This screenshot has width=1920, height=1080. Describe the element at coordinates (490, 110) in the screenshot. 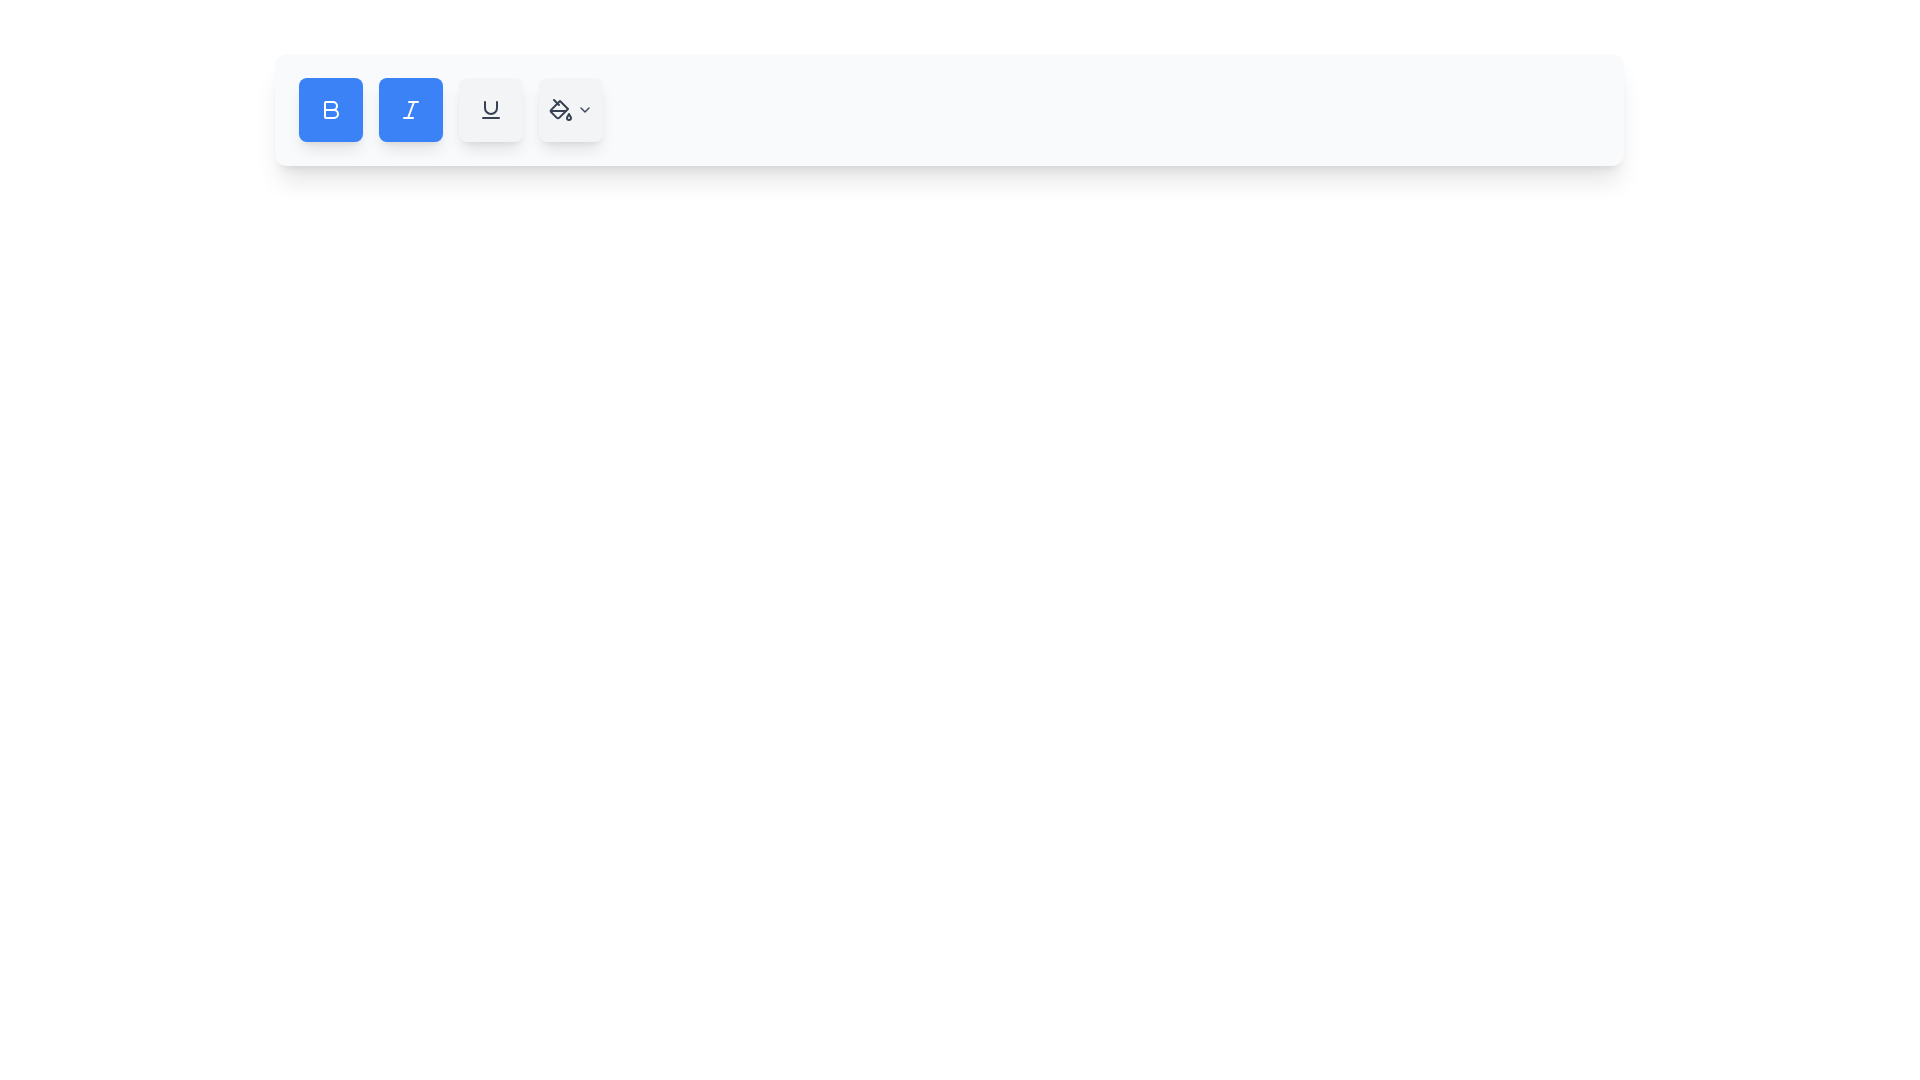

I see `the underline formatting button, which is the third button in the formatting toolbar located near the top-center of the interface` at that location.